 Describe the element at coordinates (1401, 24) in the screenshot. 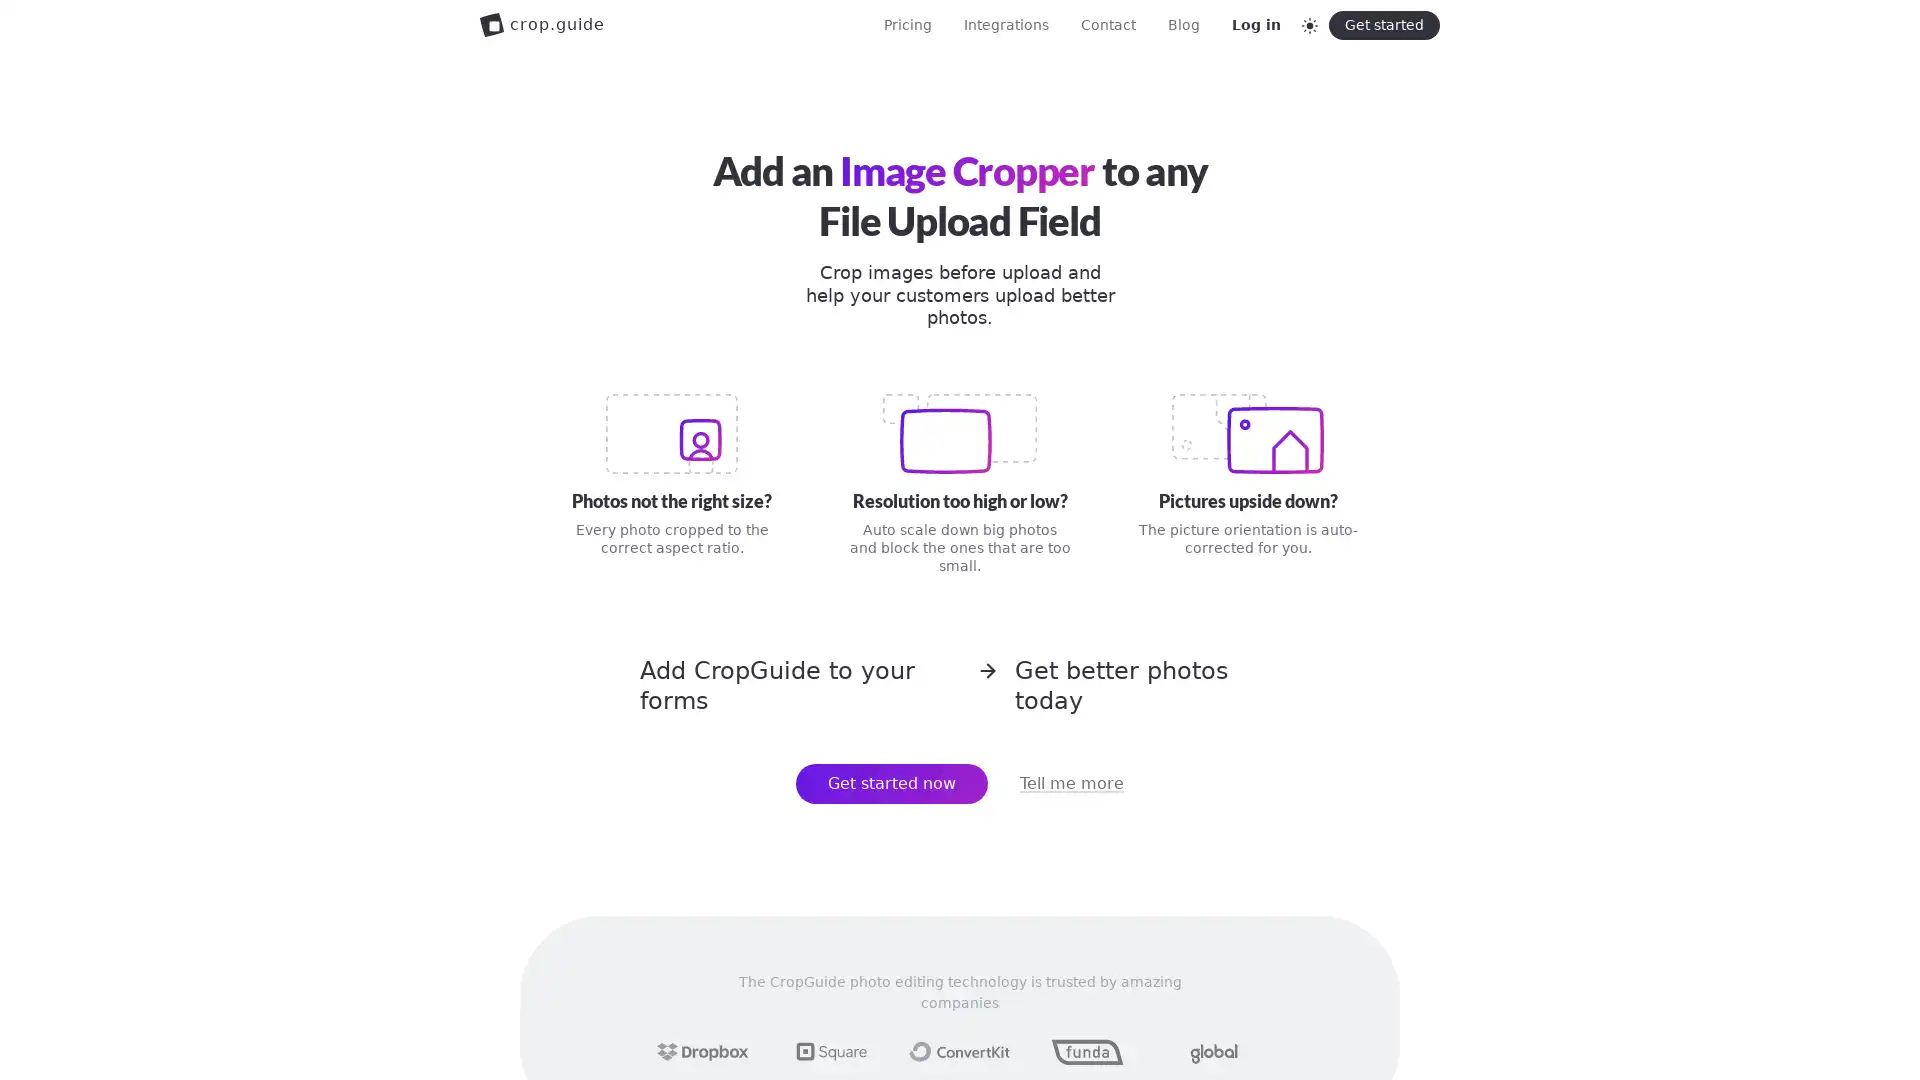

I see `menu` at that location.